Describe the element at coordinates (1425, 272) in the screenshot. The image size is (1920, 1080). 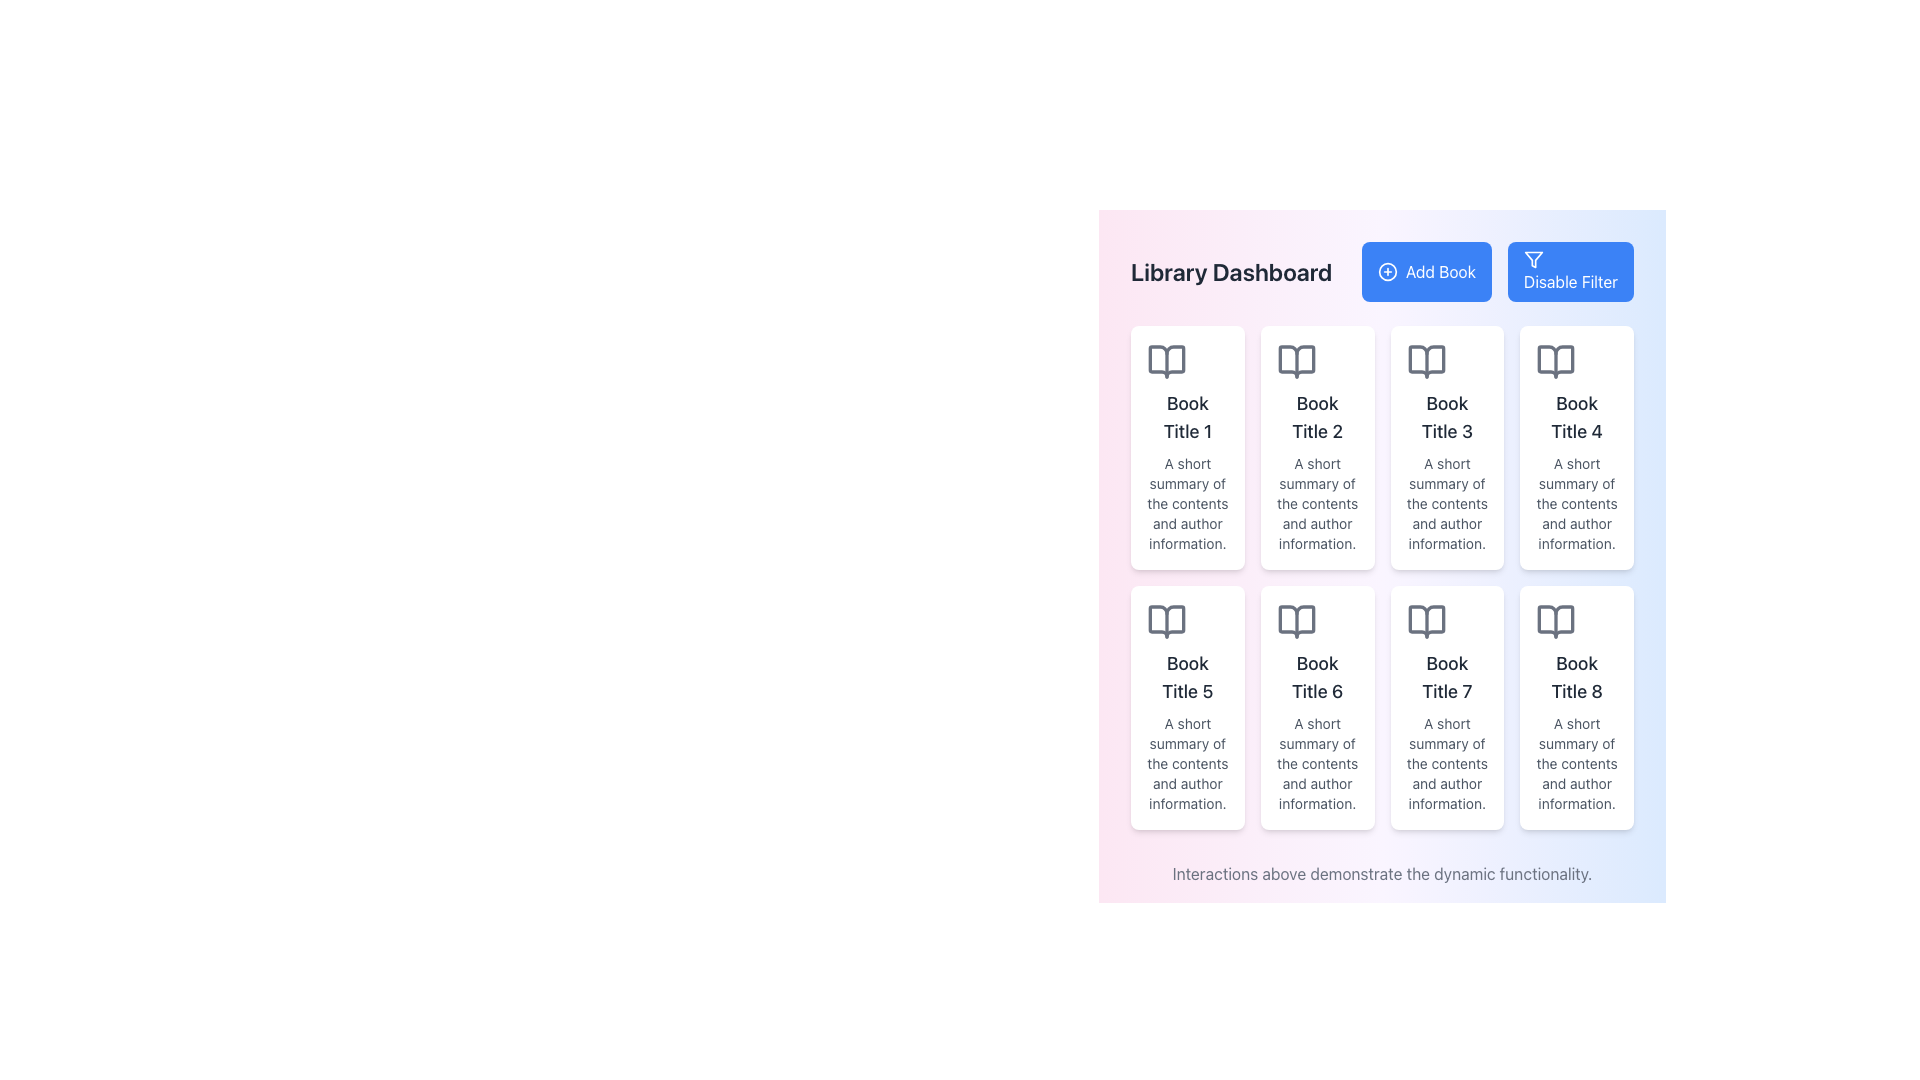
I see `the rectangular 'Add Book' button with a blue background and white text, featuring a circular '+' icon, to change its color` at that location.